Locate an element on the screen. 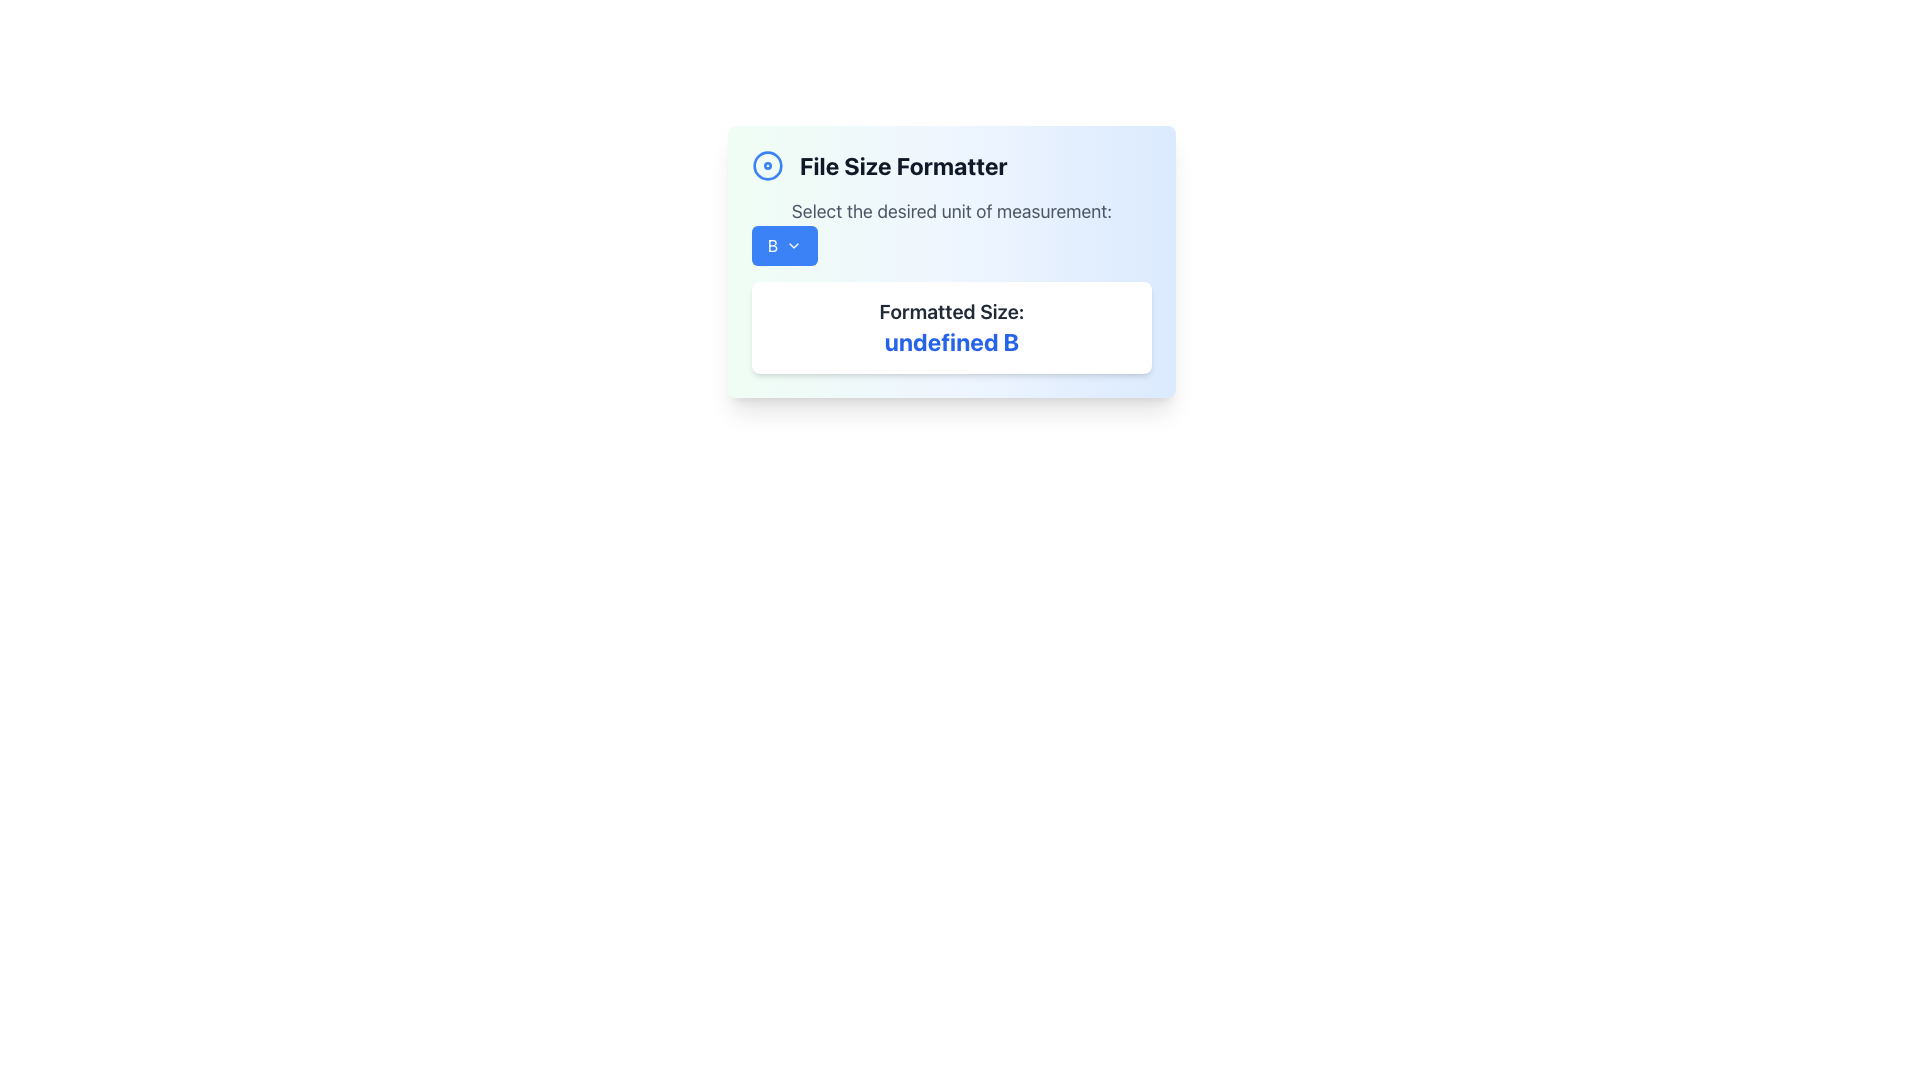 The width and height of the screenshot is (1920, 1080). the chevron-down icon located on the rightmost side of the button labeled 'B', which has a blue background and white text is located at coordinates (793, 245).